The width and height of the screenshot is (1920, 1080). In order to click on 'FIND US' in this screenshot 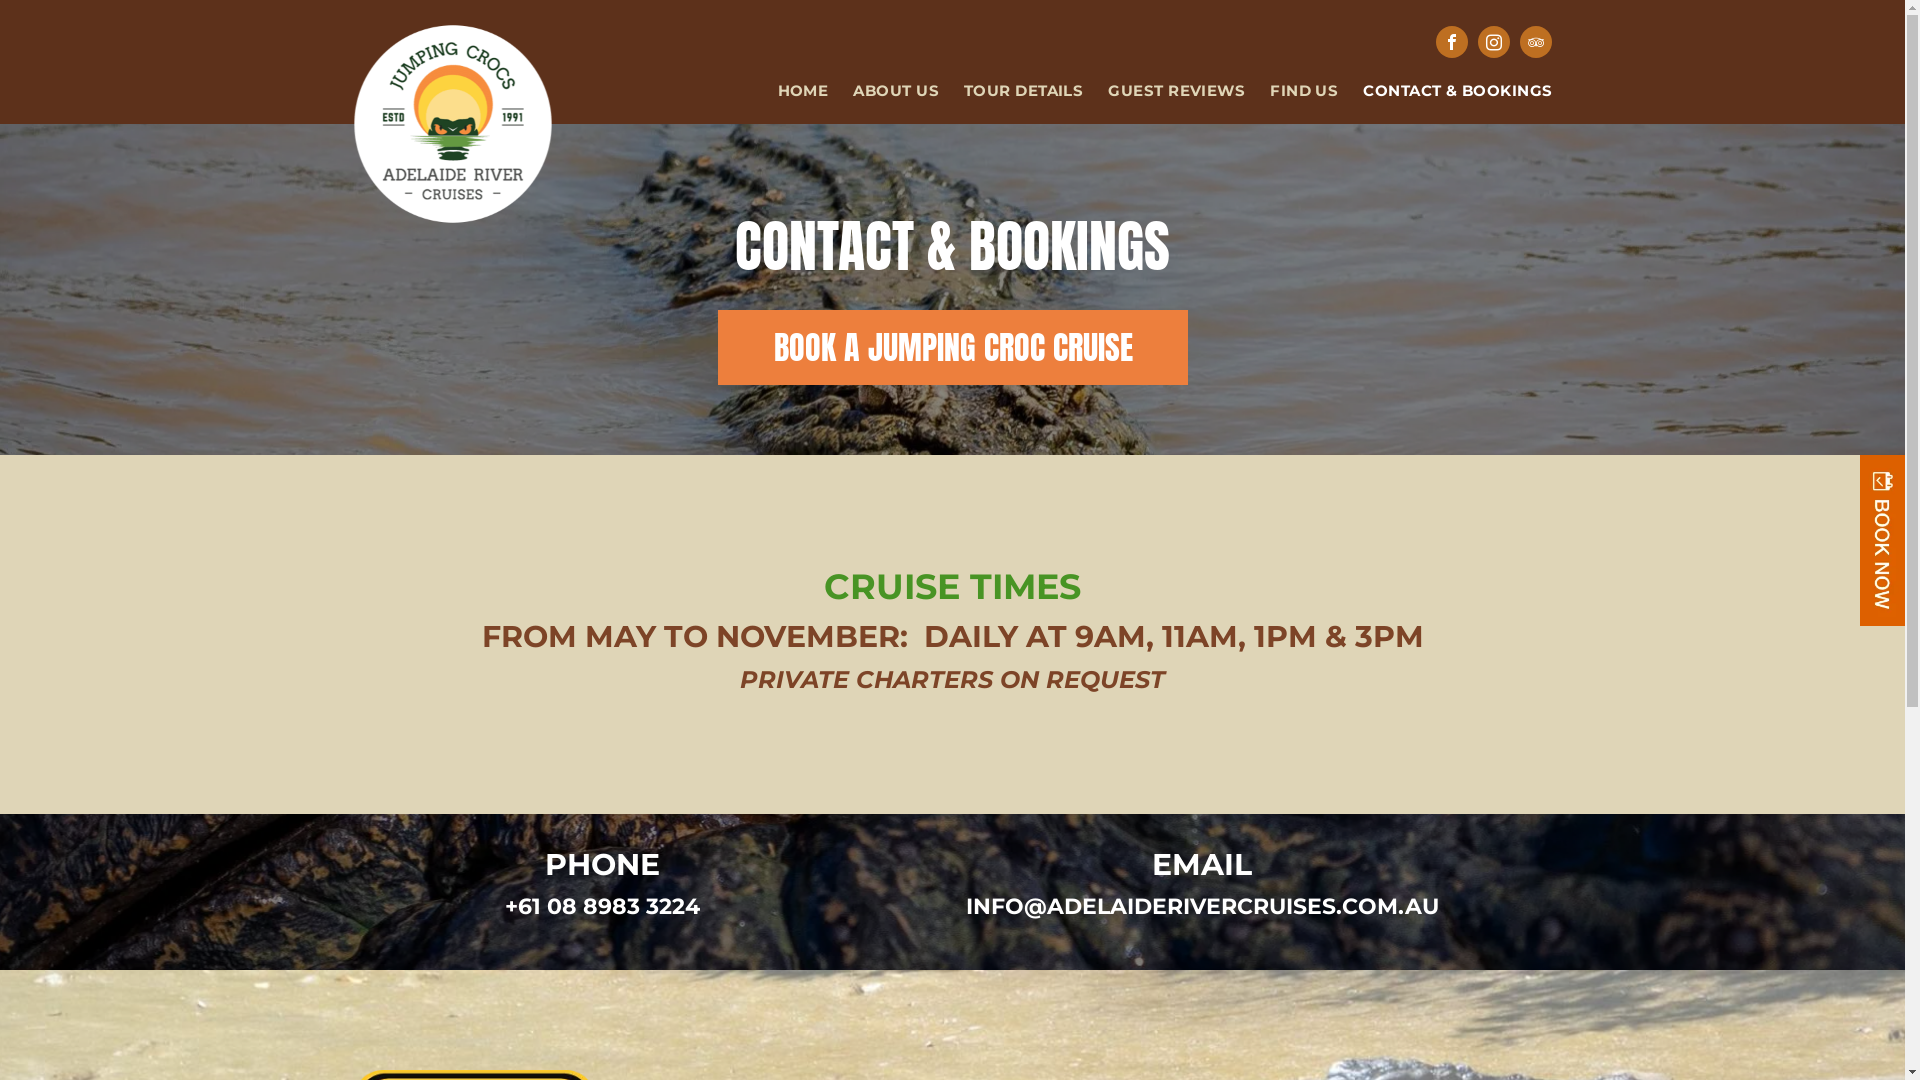, I will do `click(1291, 91)`.